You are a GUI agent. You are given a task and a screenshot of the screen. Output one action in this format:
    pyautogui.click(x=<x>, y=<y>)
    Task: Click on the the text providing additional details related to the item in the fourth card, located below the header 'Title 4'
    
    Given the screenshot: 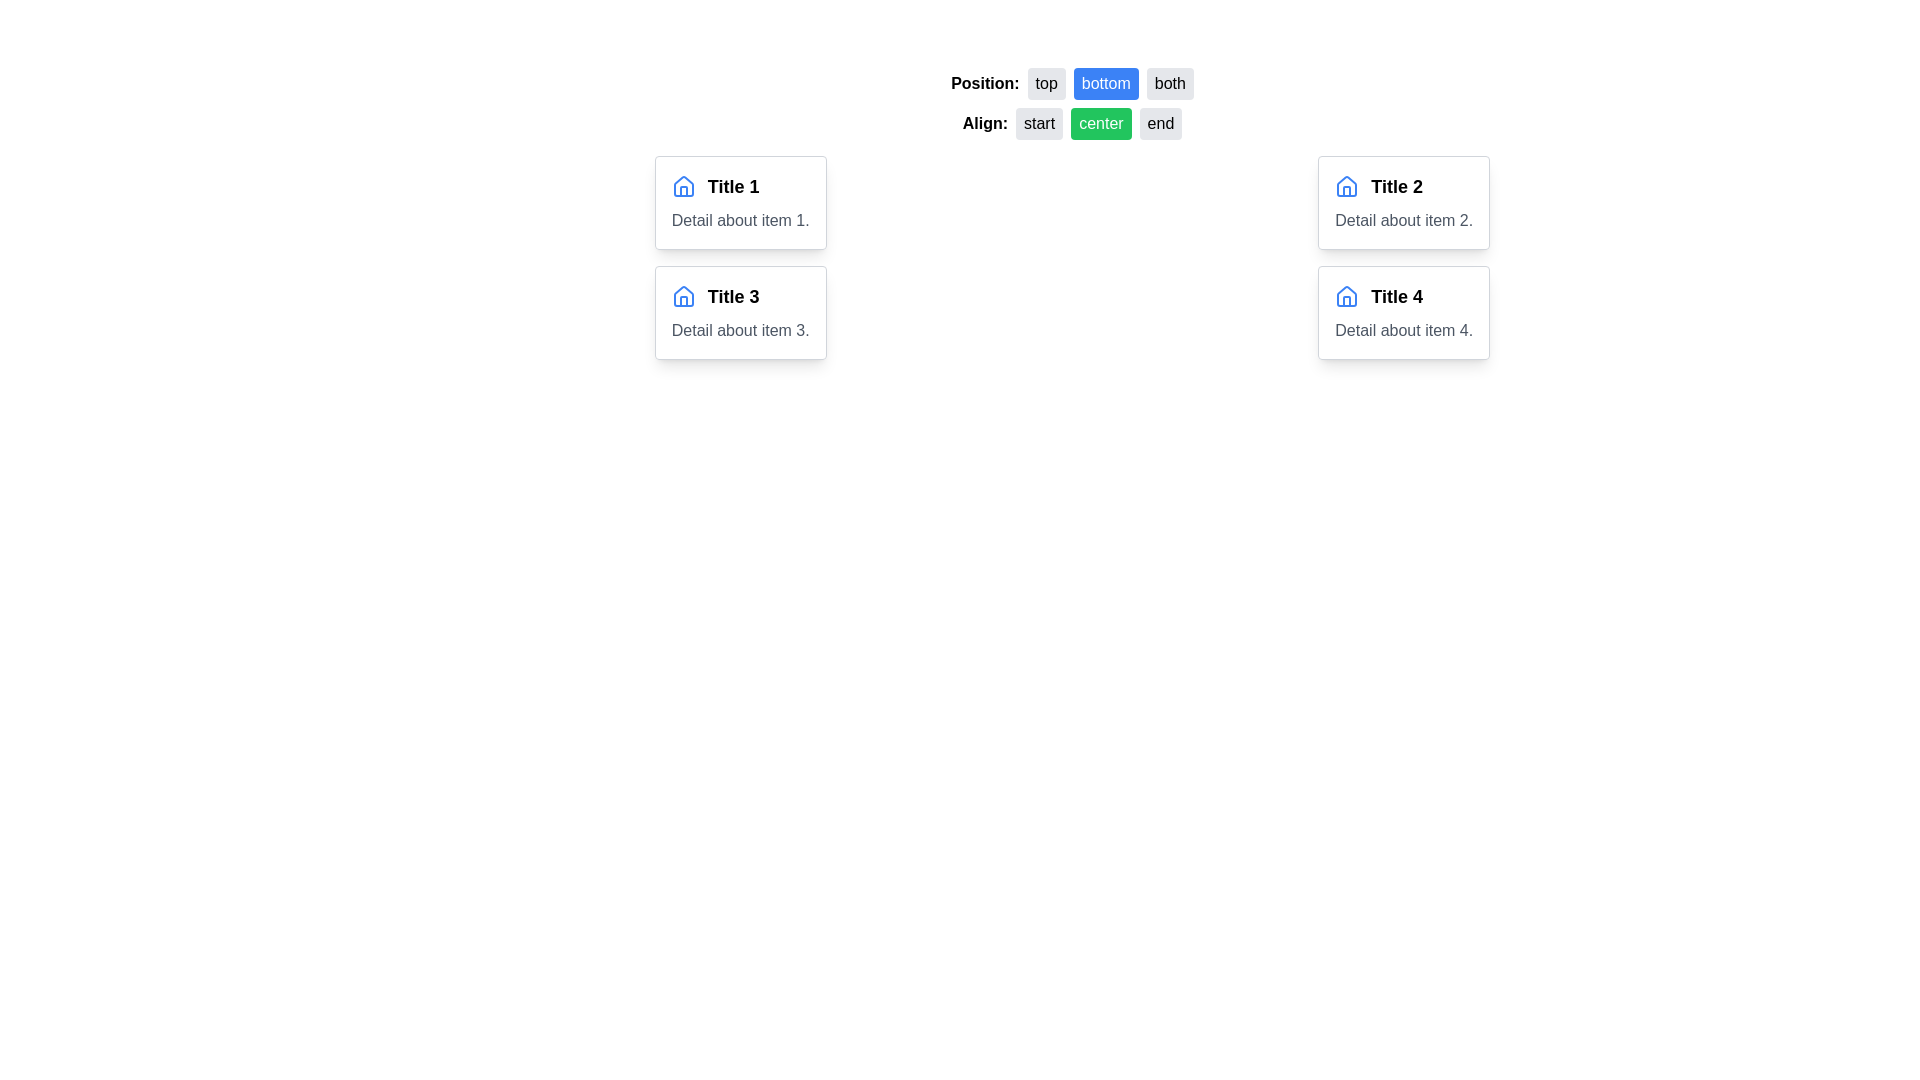 What is the action you would take?
    pyautogui.click(x=1403, y=330)
    